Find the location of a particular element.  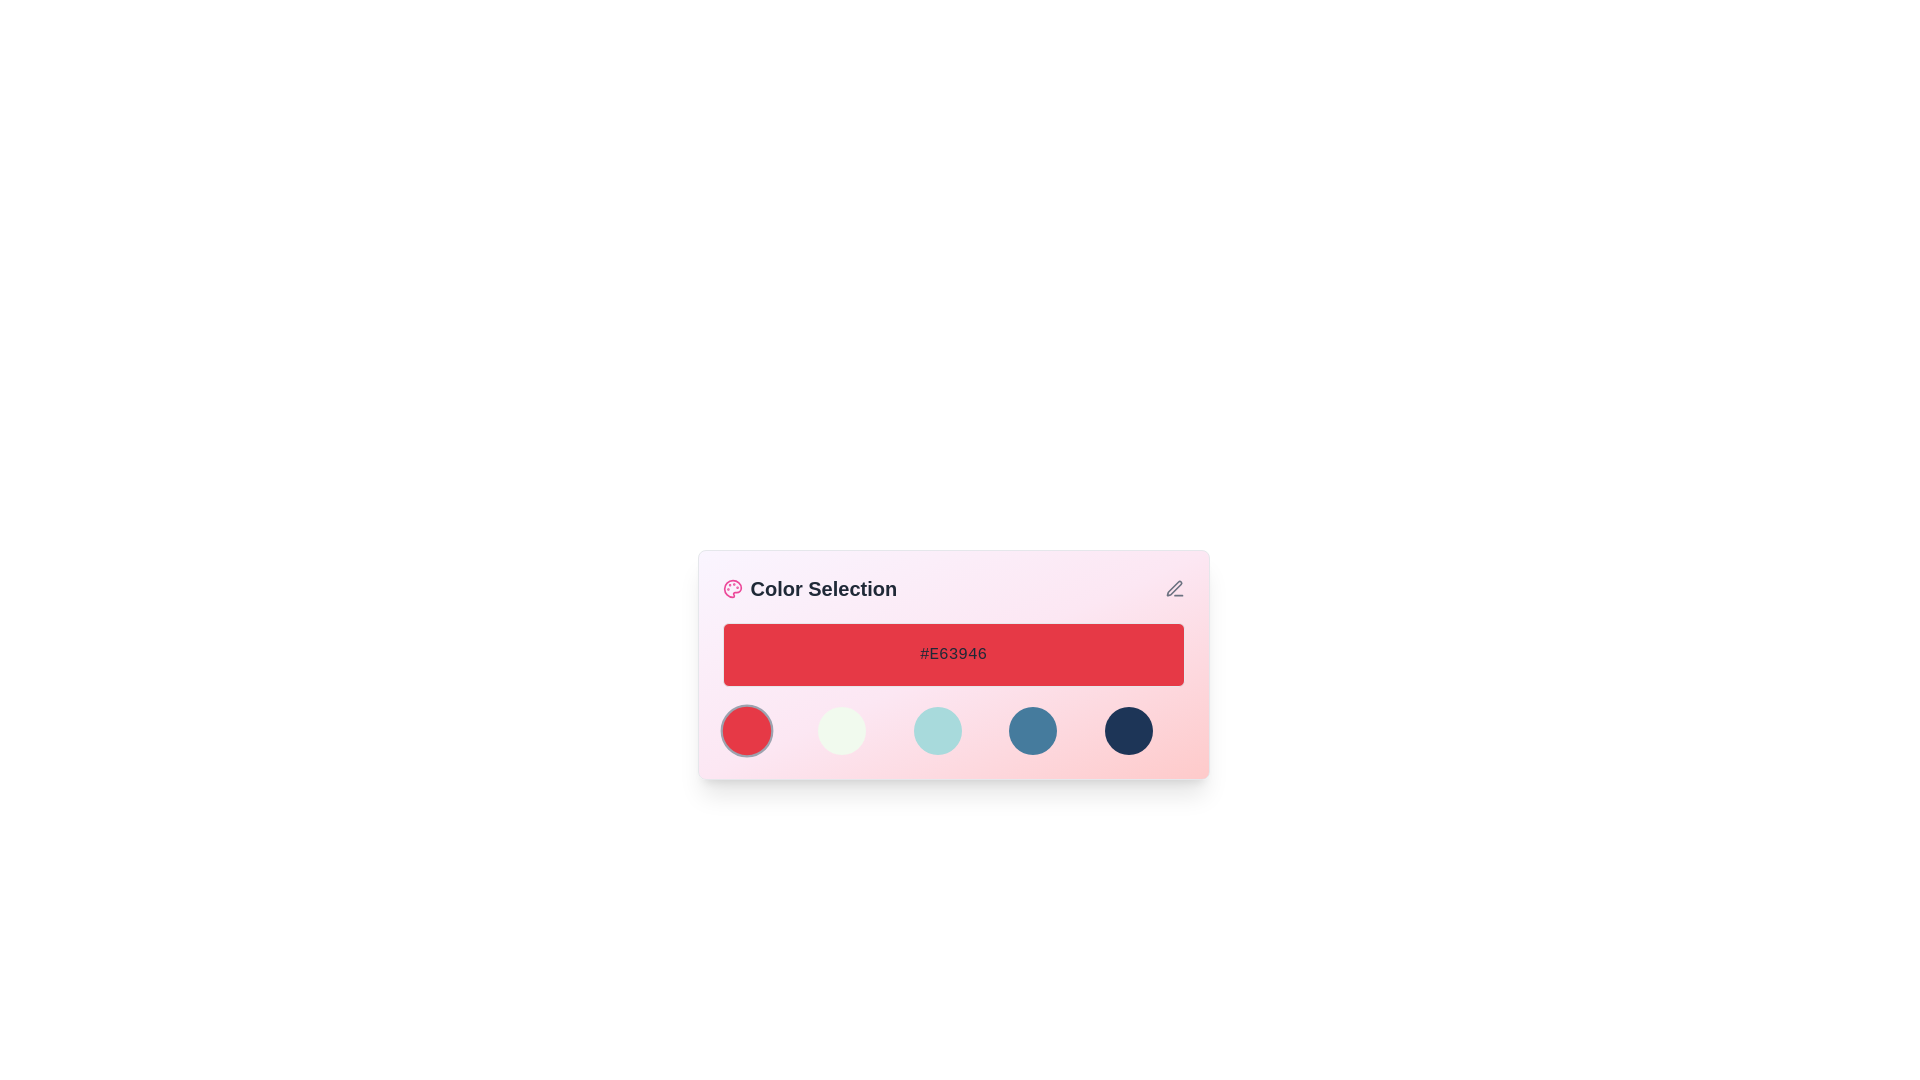

the pink-colored outlined palette icon located to the left of the 'Color Selection' text in the header section is located at coordinates (731, 588).